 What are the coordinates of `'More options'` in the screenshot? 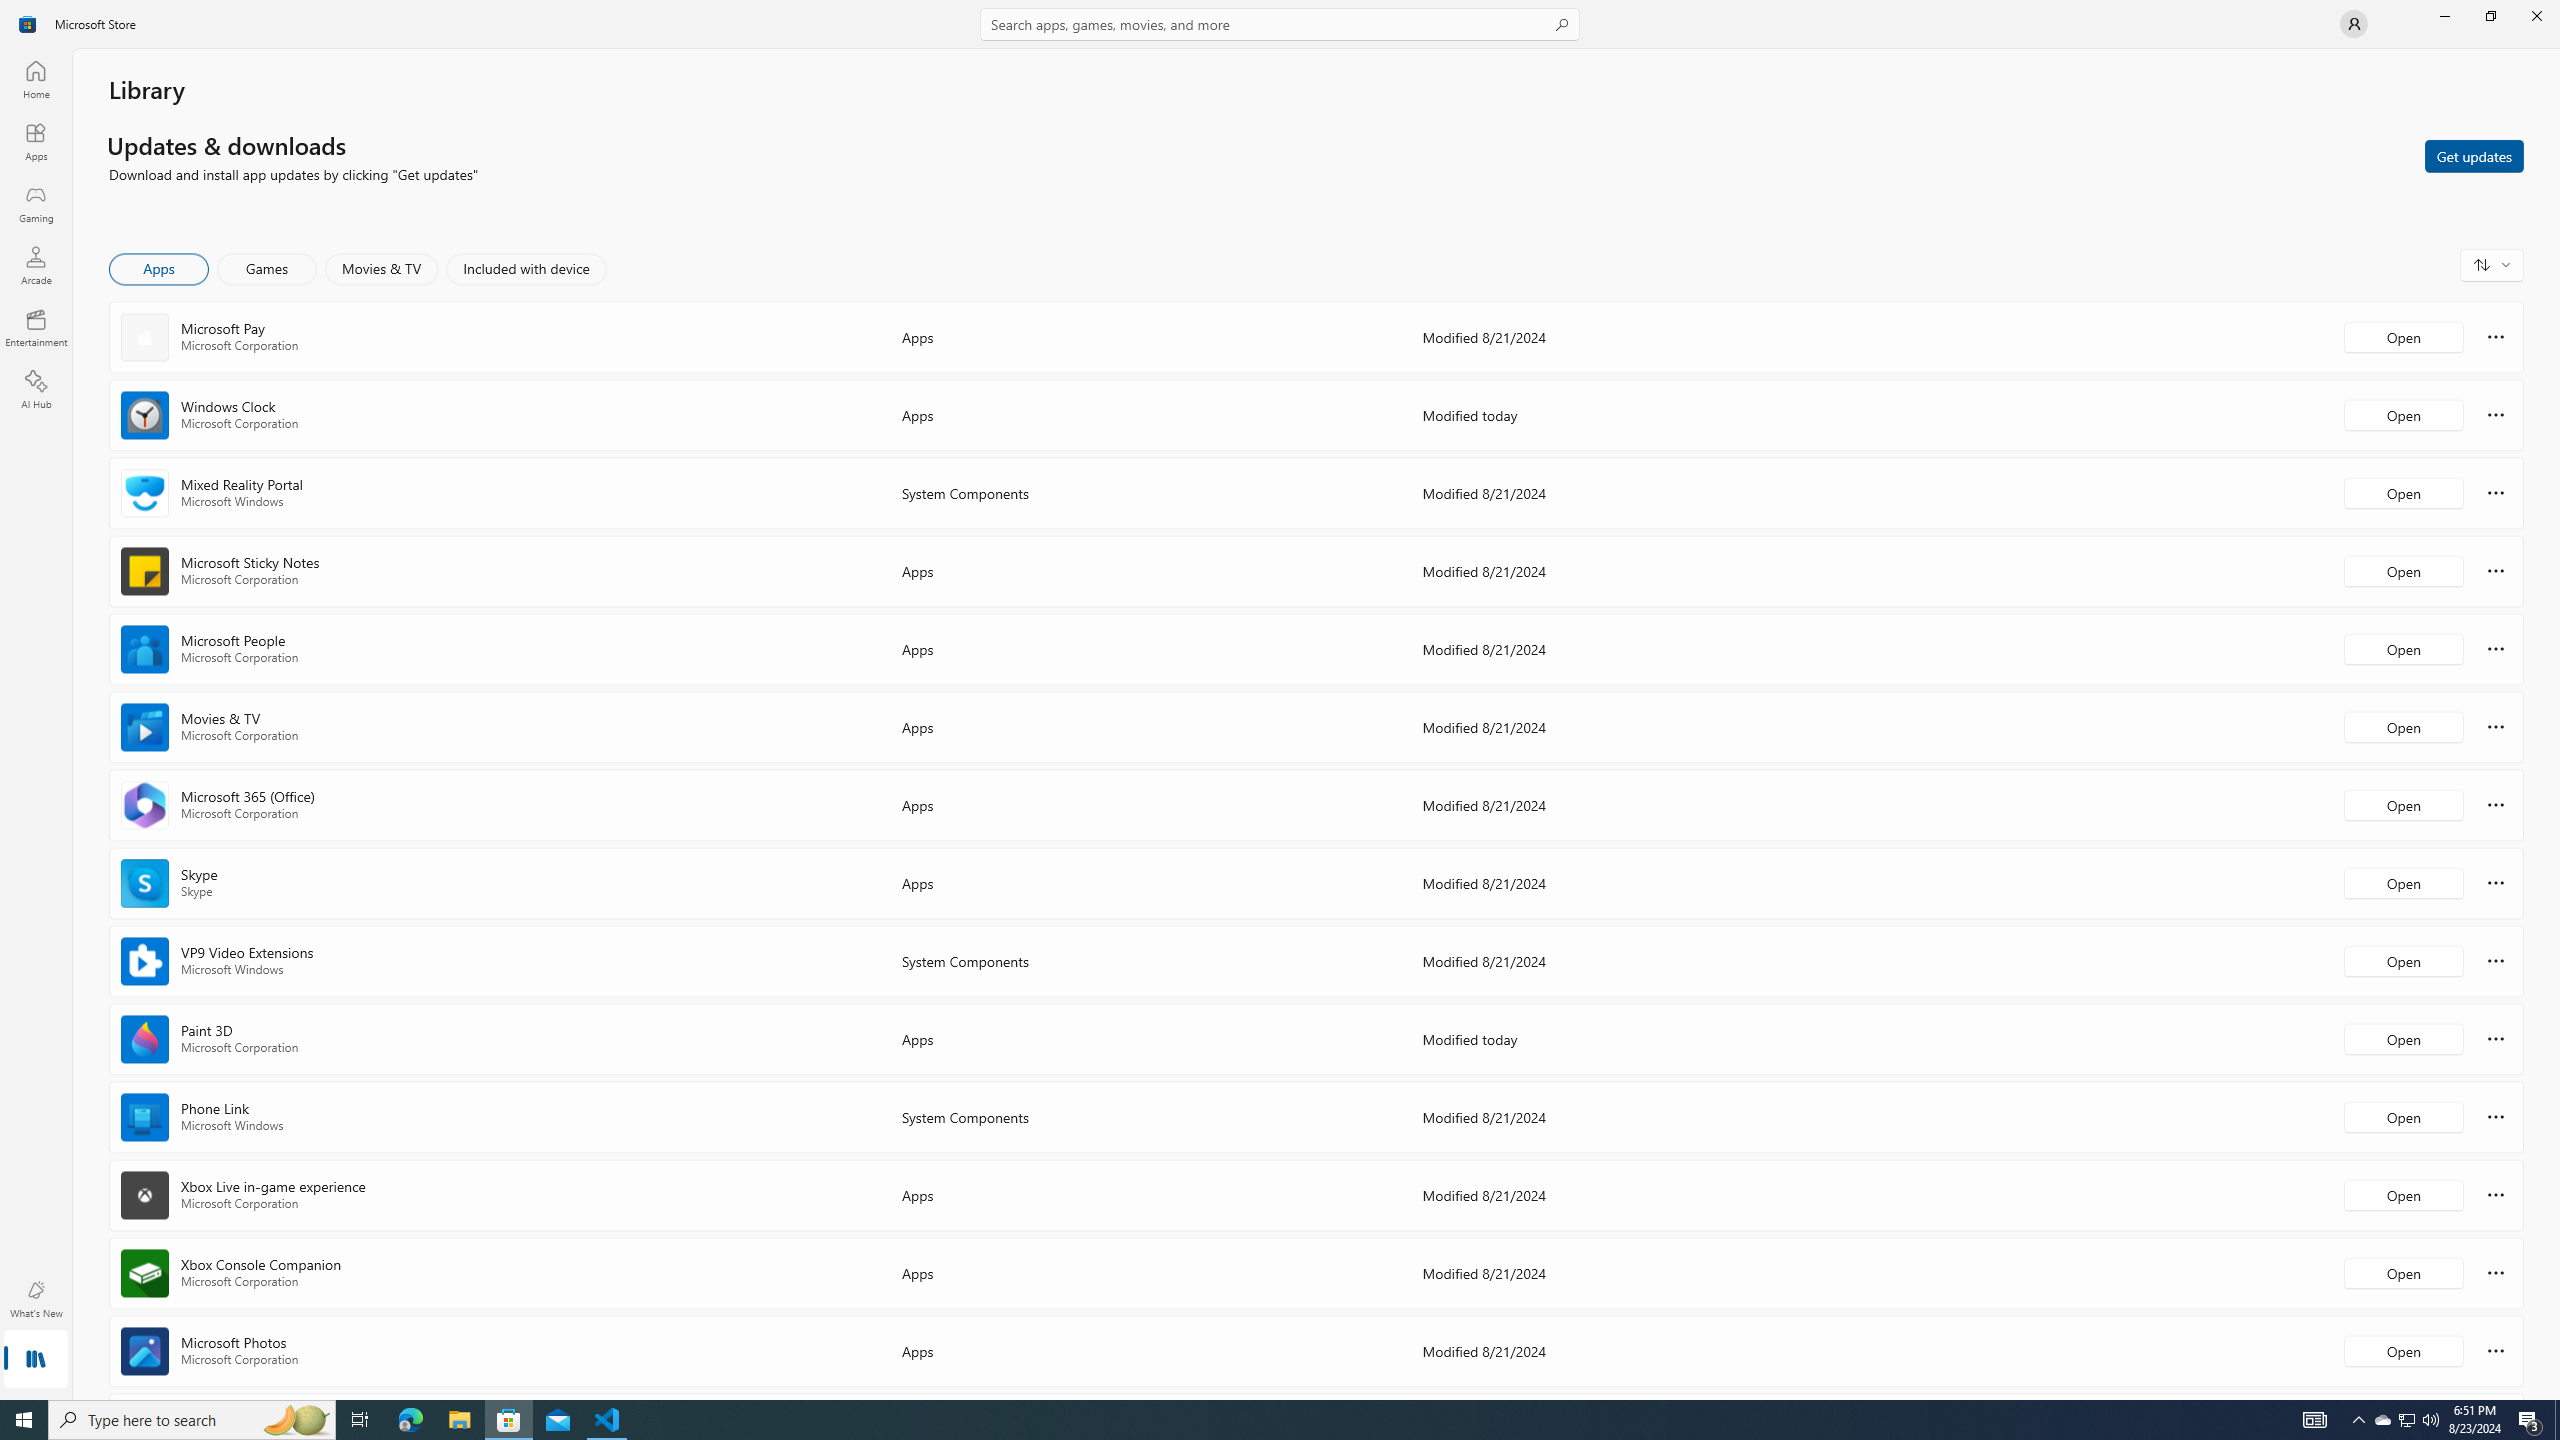 It's located at (2495, 1349).